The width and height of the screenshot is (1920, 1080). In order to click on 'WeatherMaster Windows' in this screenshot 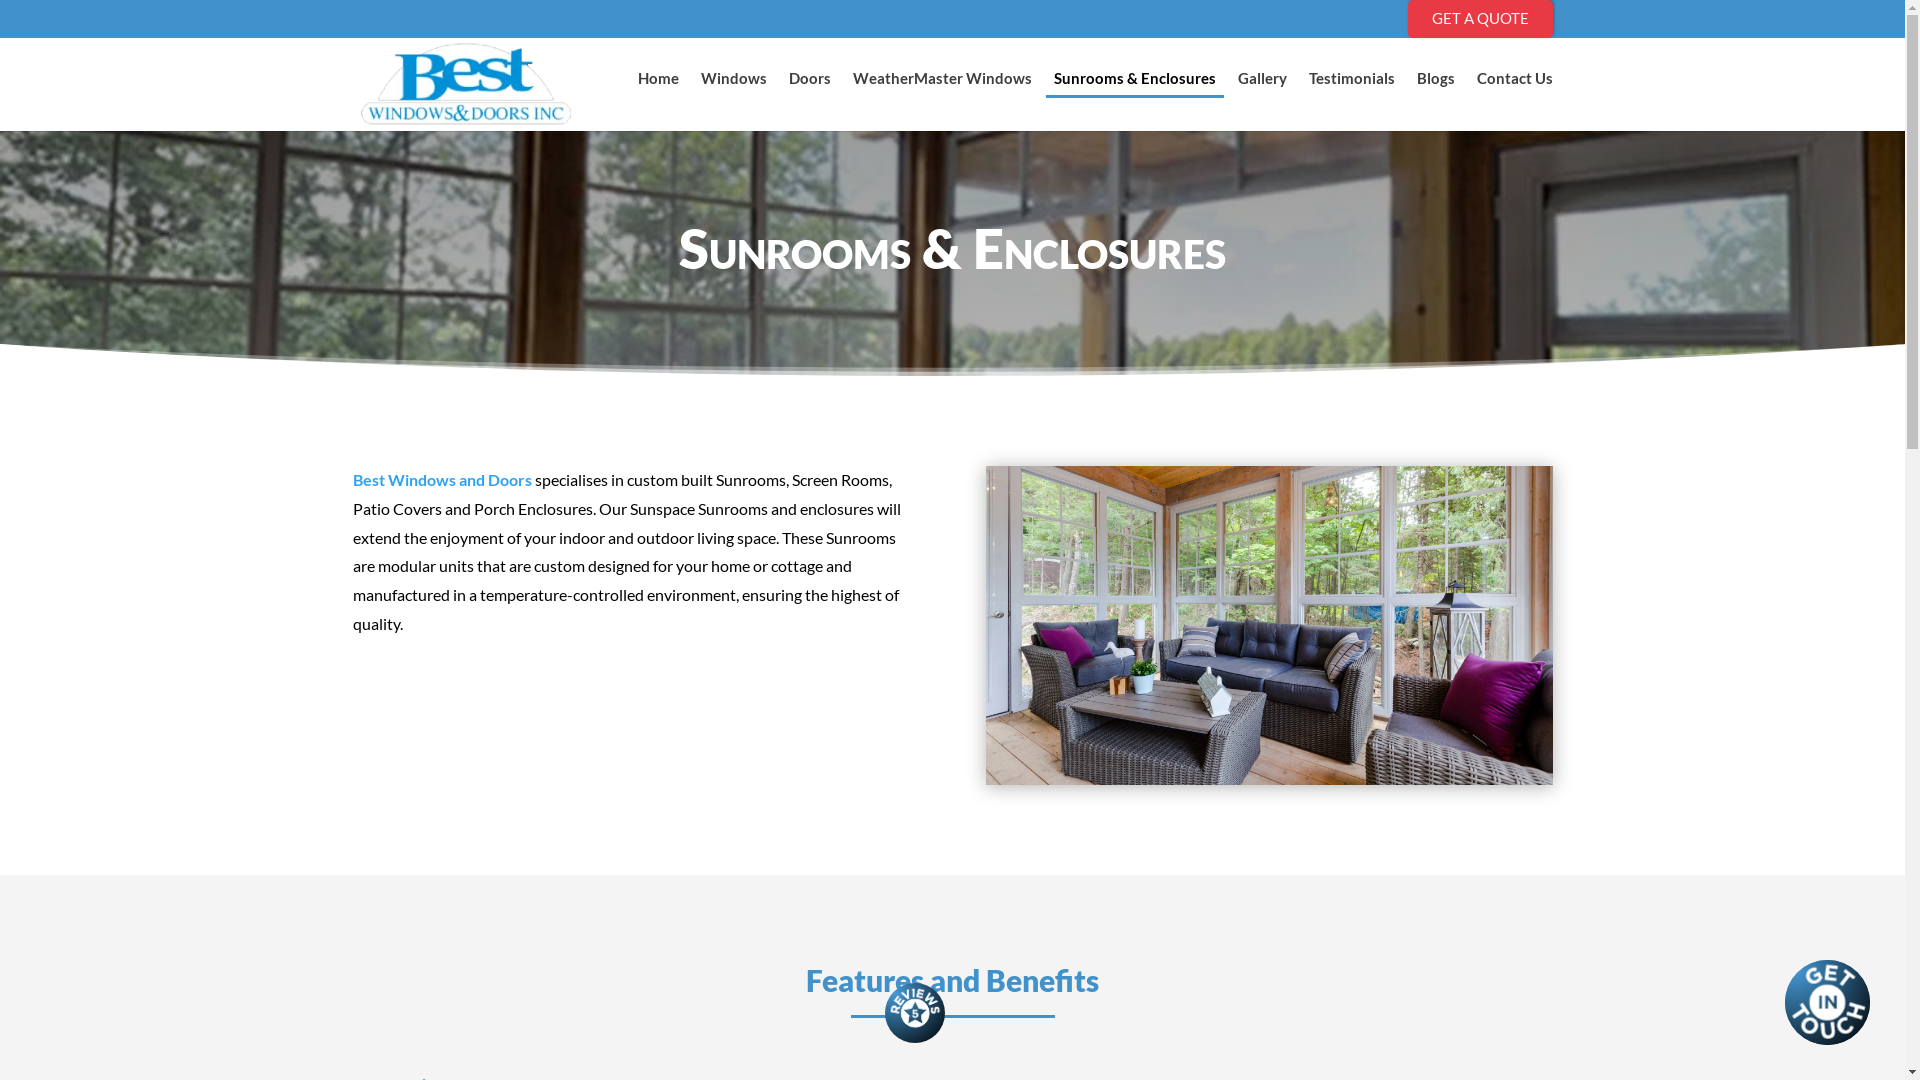, I will do `click(851, 94)`.